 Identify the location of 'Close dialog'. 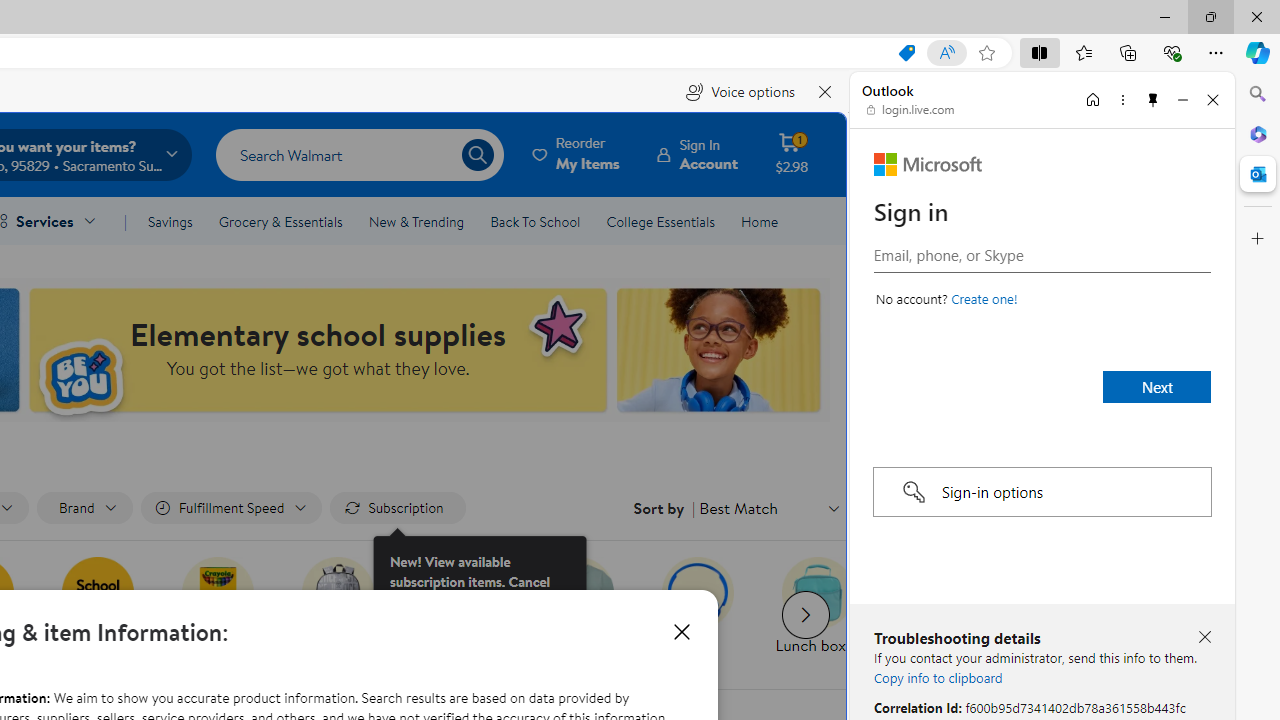
(681, 631).